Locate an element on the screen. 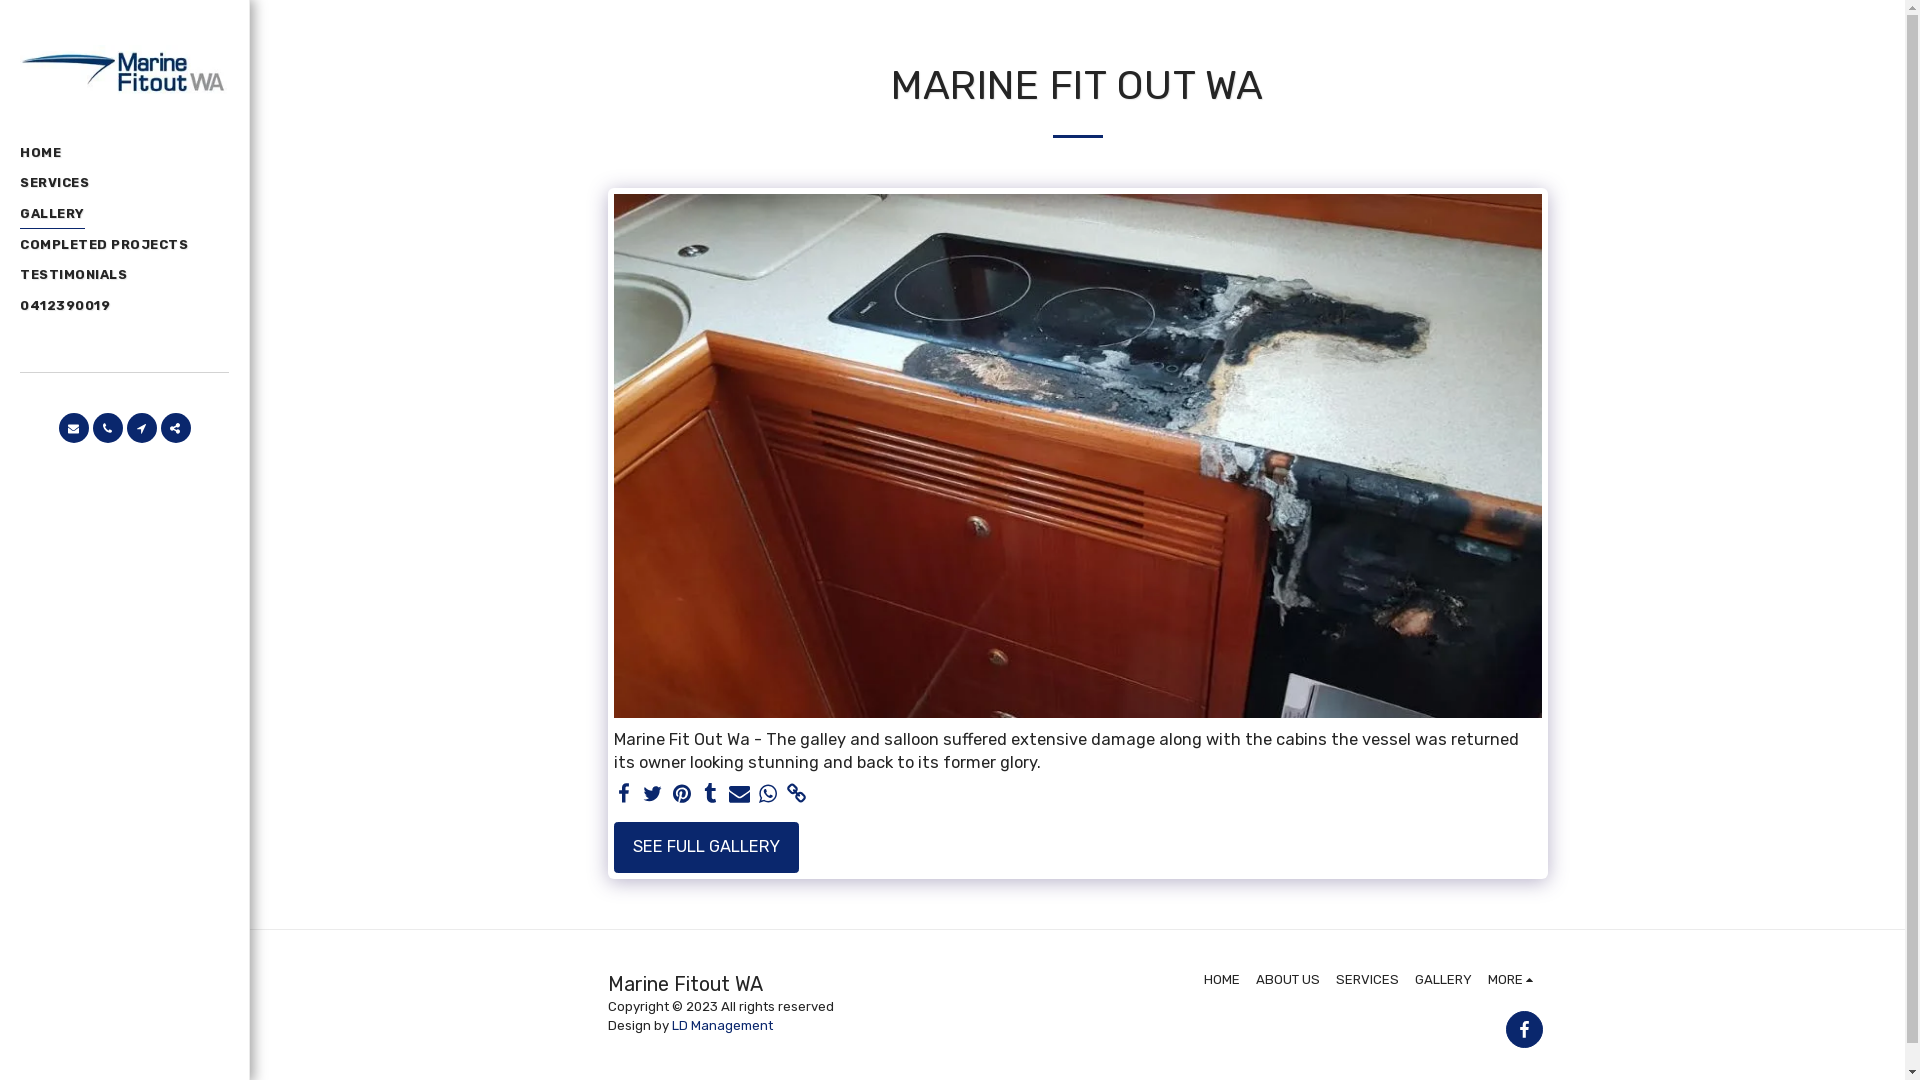  ' ' is located at coordinates (786, 793).